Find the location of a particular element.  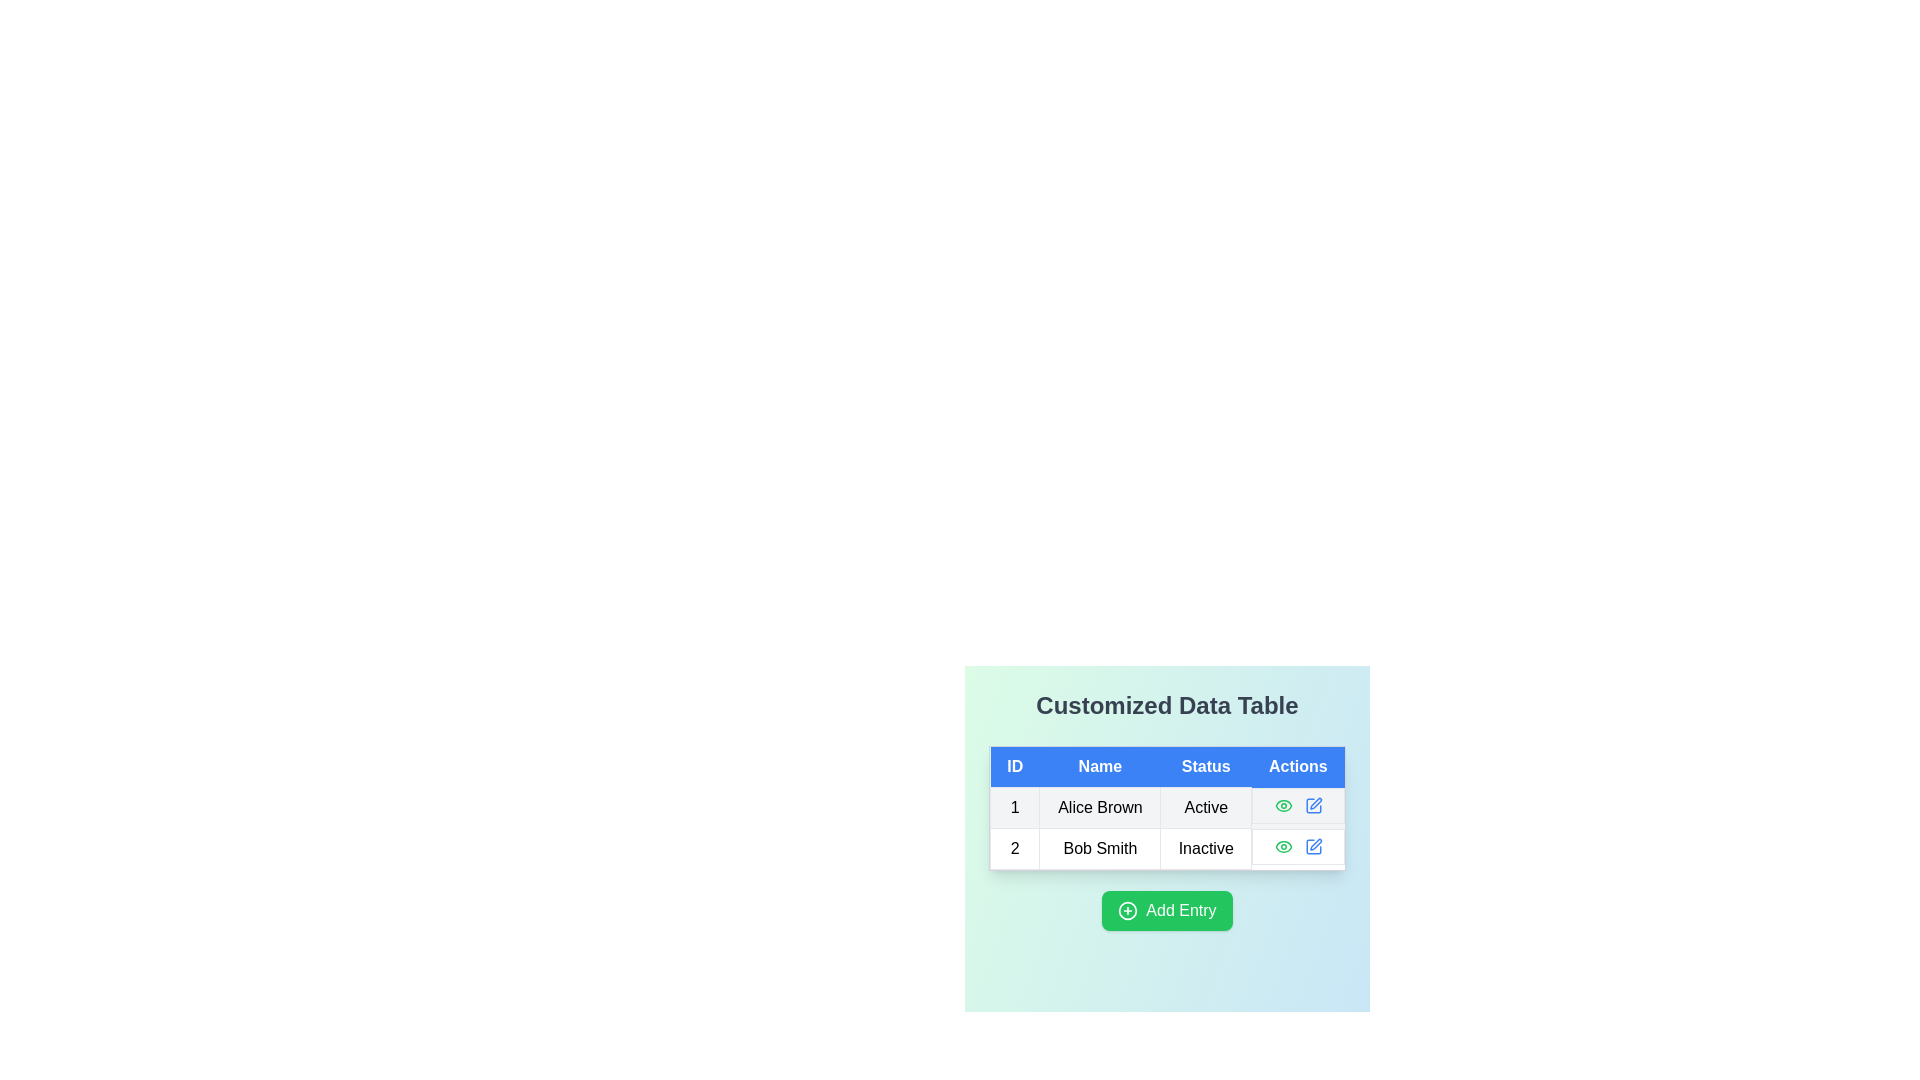

the text label displaying 'Active' located in the first row of the data table under the 'Status' column is located at coordinates (1205, 806).